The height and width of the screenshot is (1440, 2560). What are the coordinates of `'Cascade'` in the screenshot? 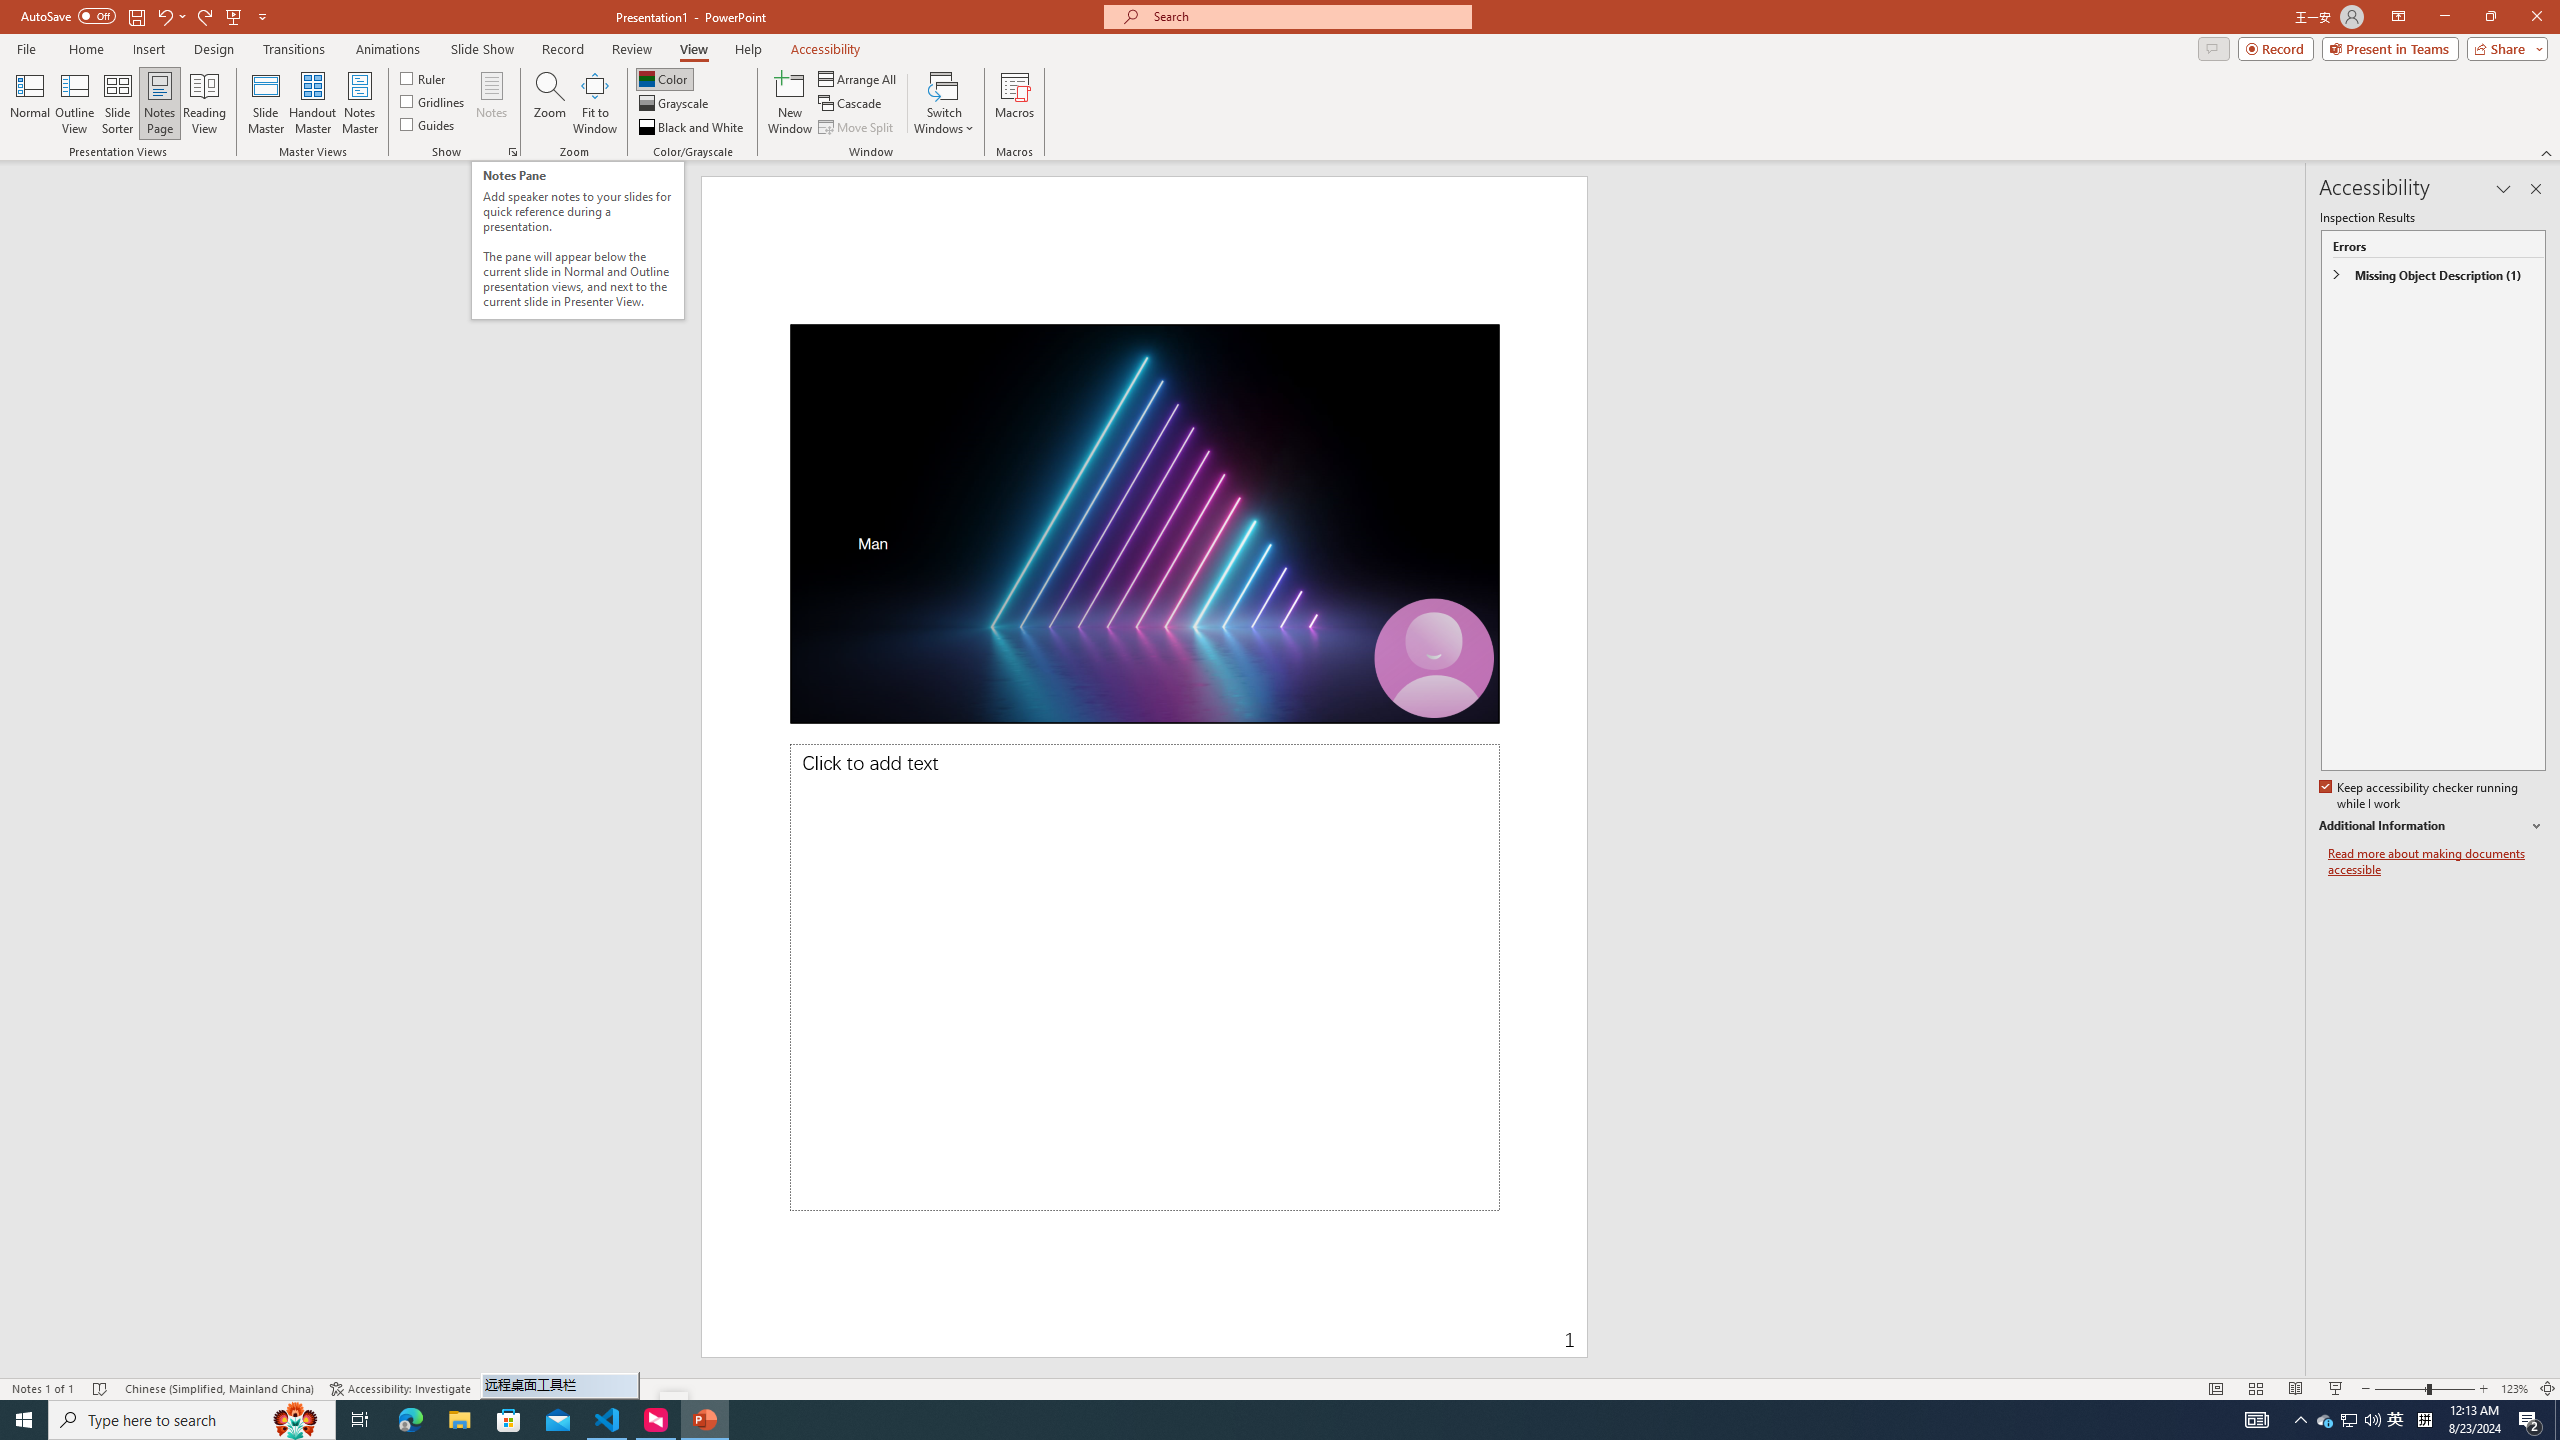 It's located at (851, 103).